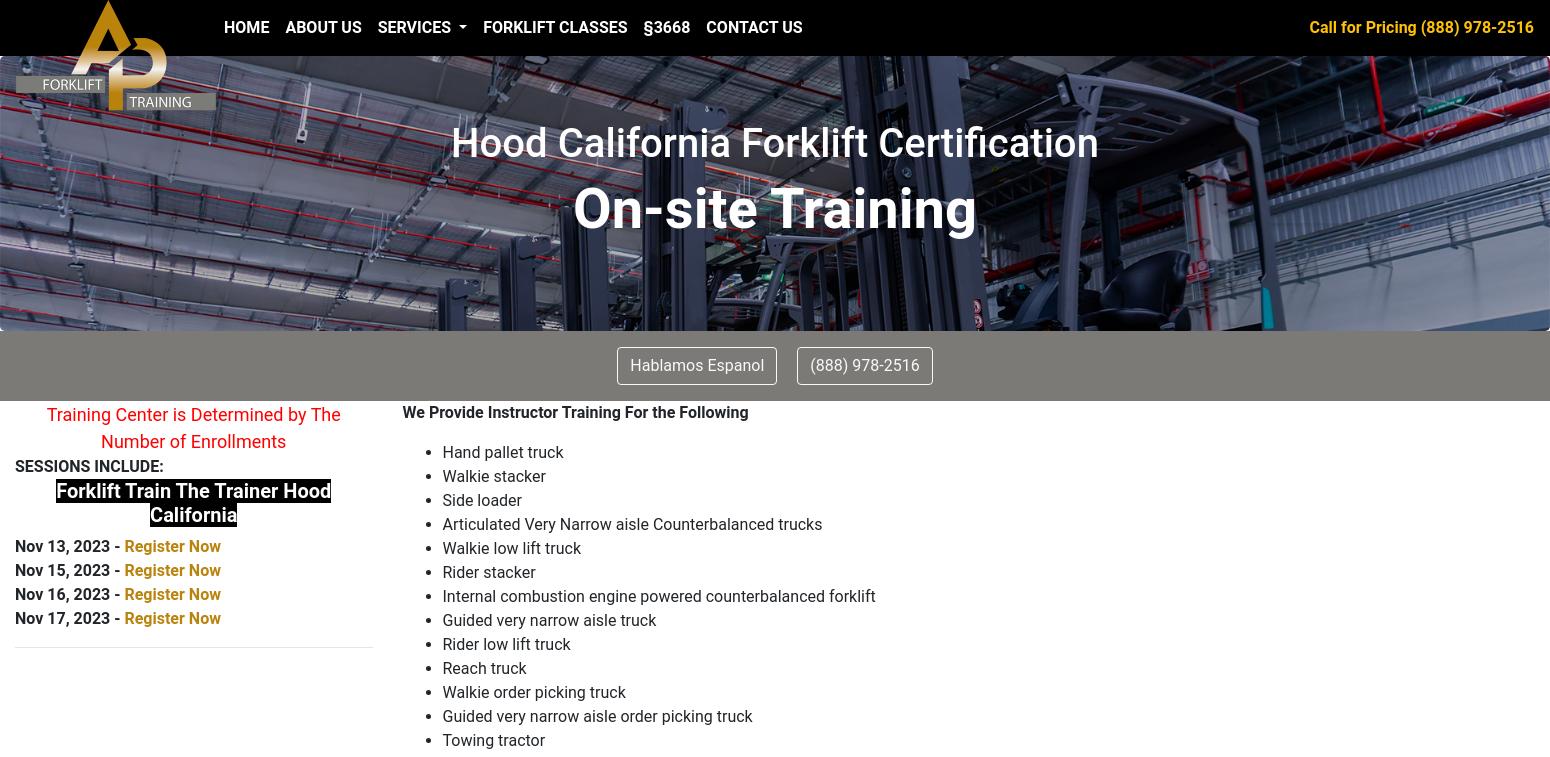 This screenshot has width=1550, height=757. I want to click on '(888) 978-2516', so click(864, 364).